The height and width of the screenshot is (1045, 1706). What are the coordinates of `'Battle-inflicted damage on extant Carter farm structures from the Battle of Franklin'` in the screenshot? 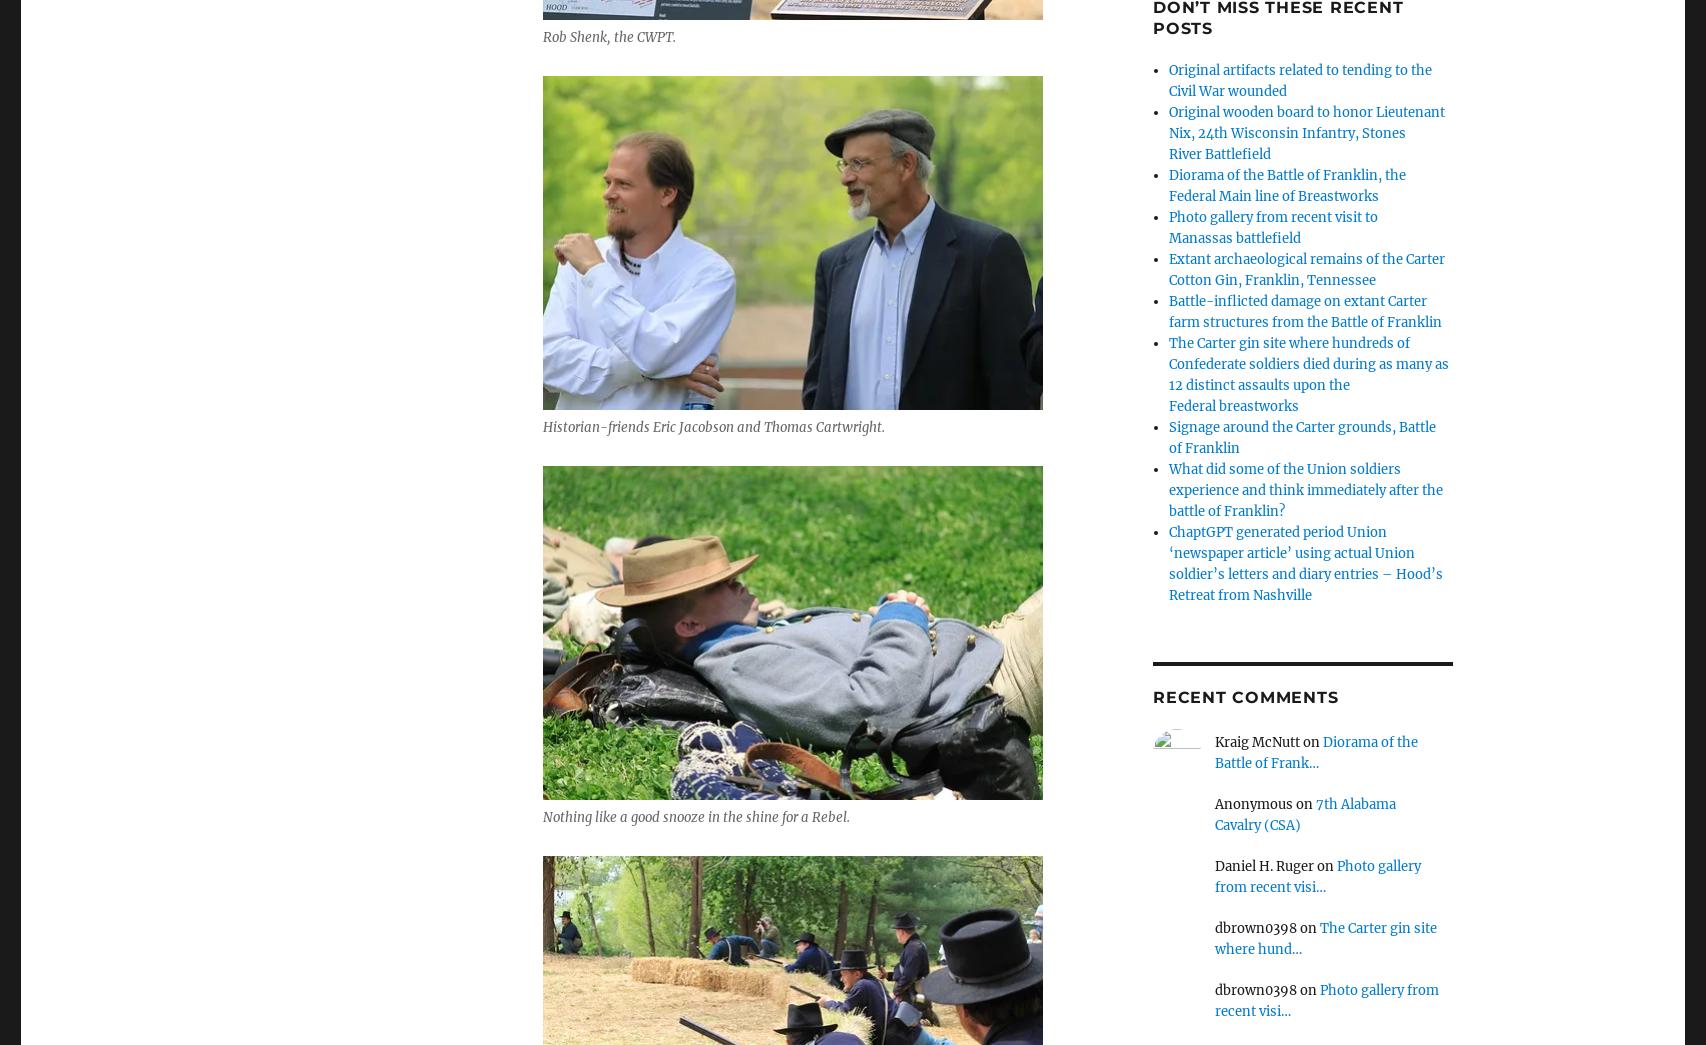 It's located at (1304, 310).